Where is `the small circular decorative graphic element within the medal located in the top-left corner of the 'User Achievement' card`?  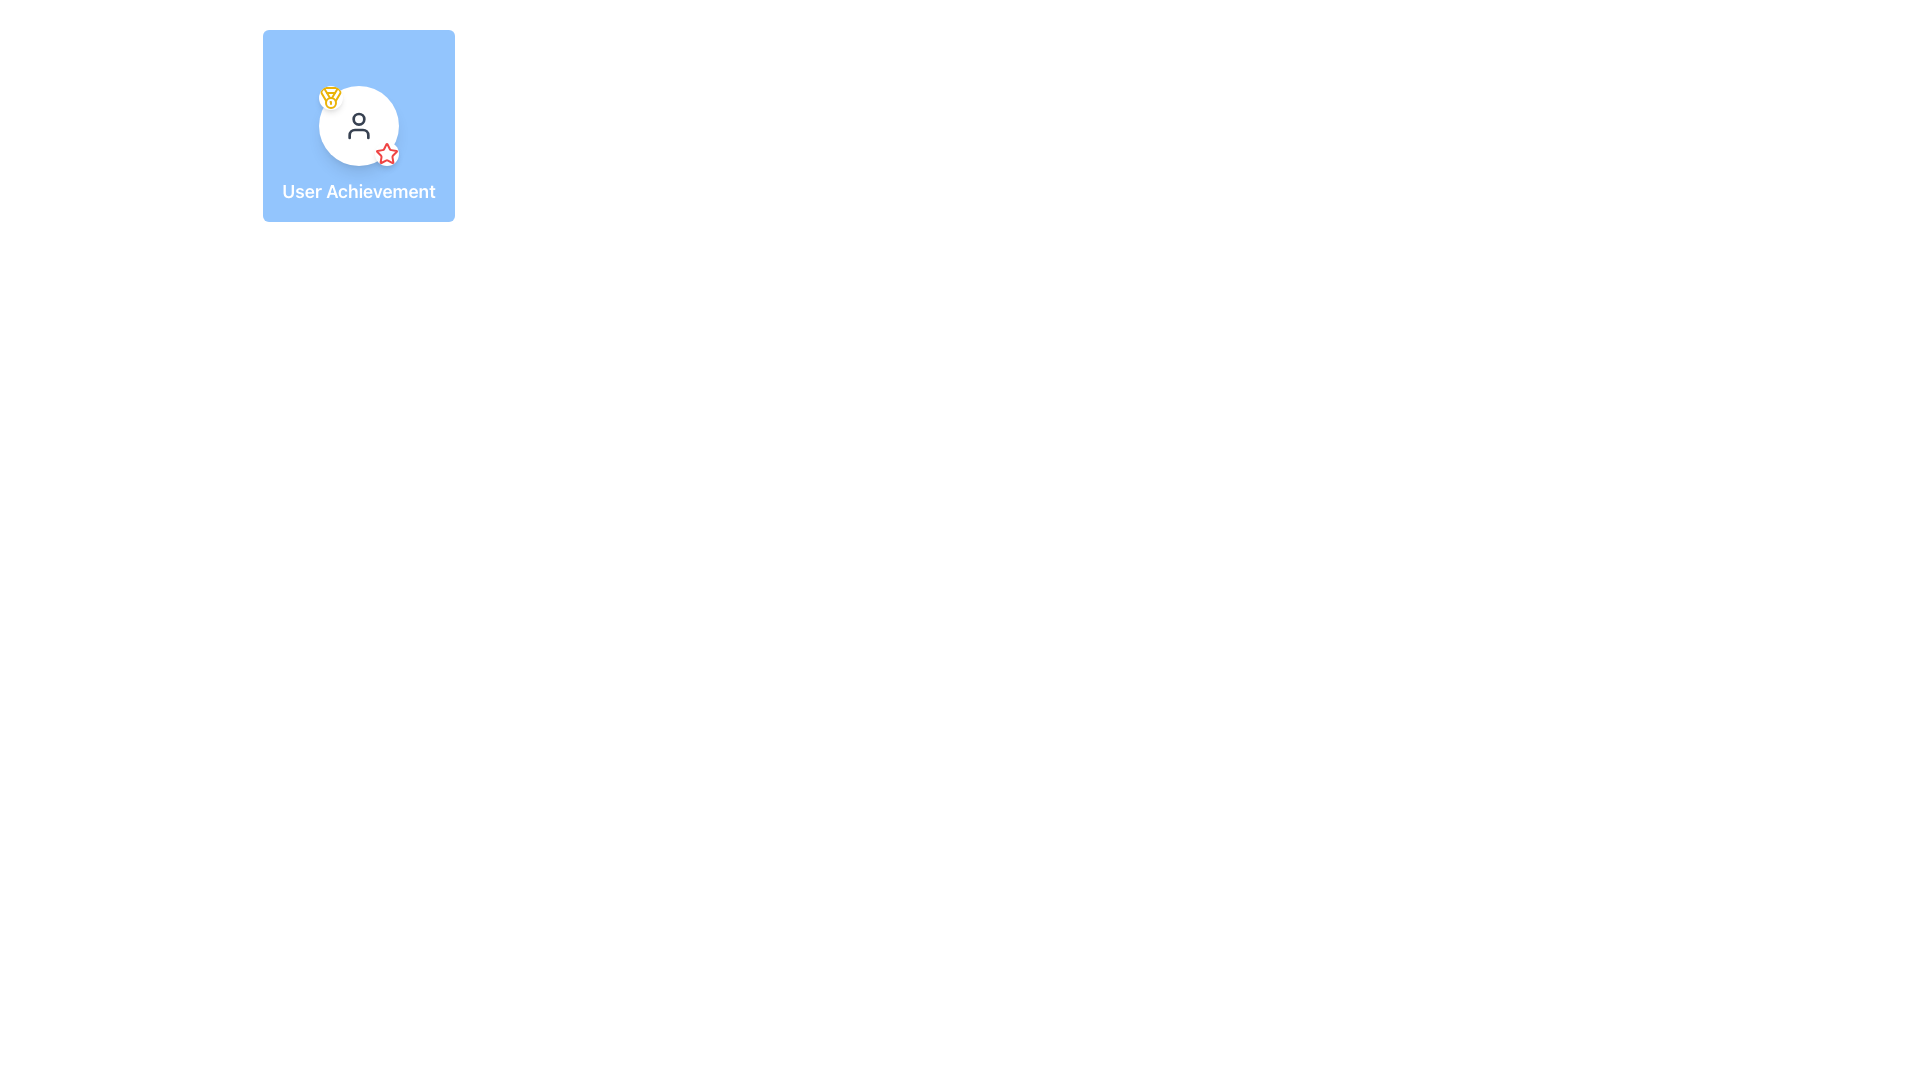 the small circular decorative graphic element within the medal located in the top-left corner of the 'User Achievement' card is located at coordinates (331, 103).